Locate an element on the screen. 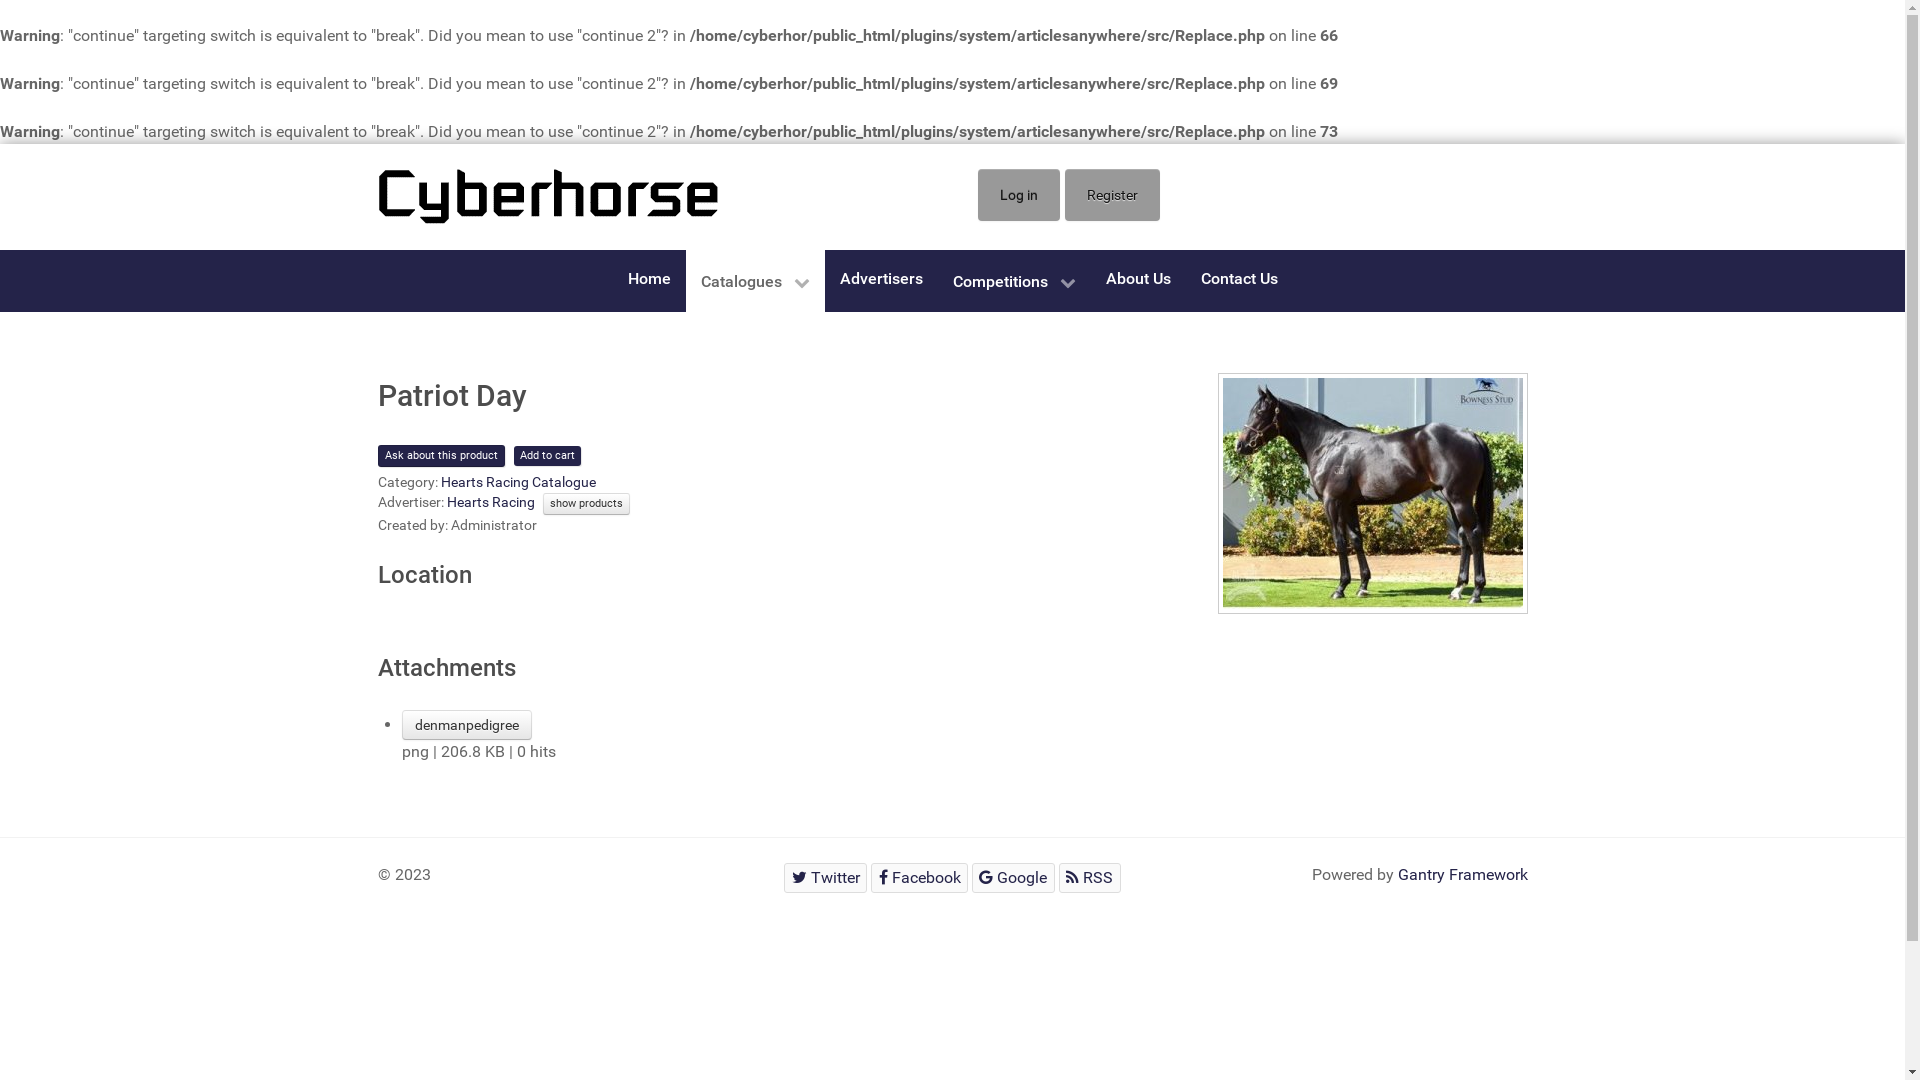 The image size is (1920, 1080). 'denmanpedigree' is located at coordinates (465, 725).